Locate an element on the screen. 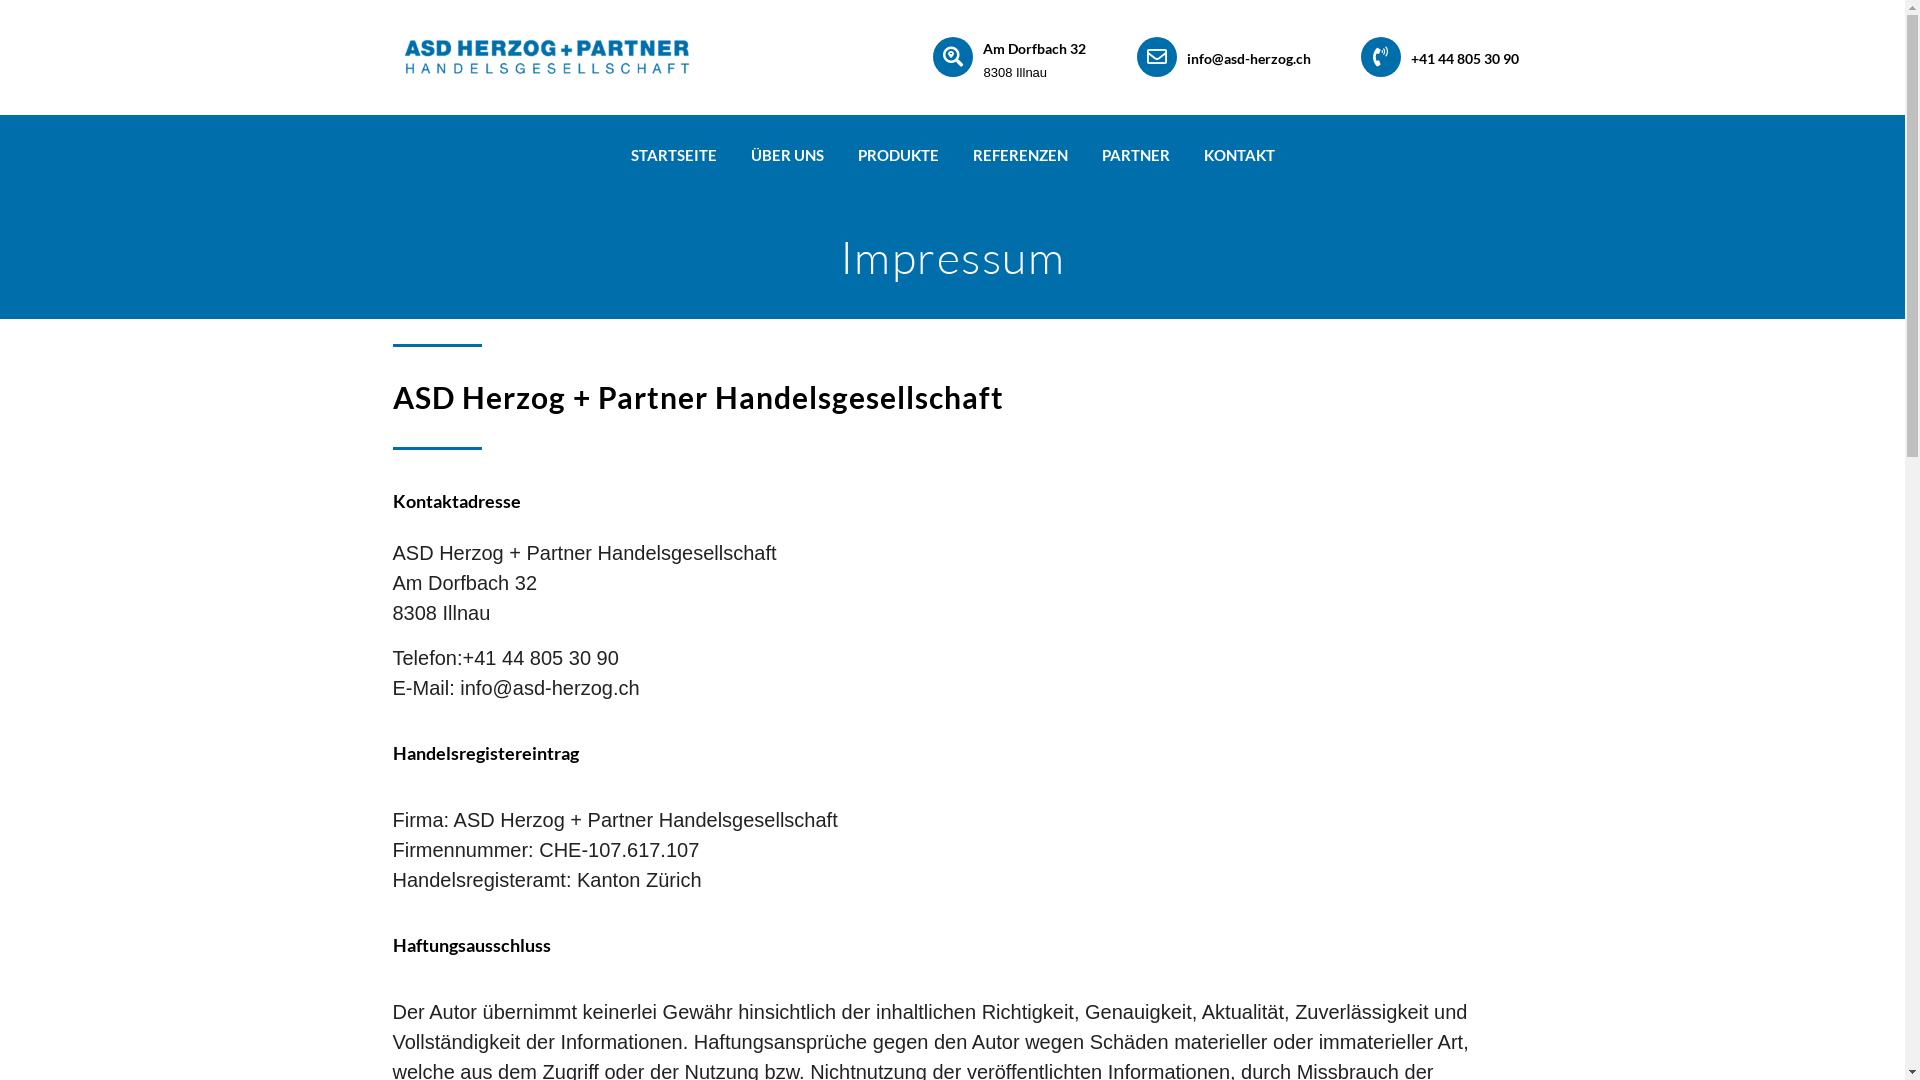 This screenshot has height=1080, width=1920. 'Am Dorfbach 32' is located at coordinates (1034, 47).